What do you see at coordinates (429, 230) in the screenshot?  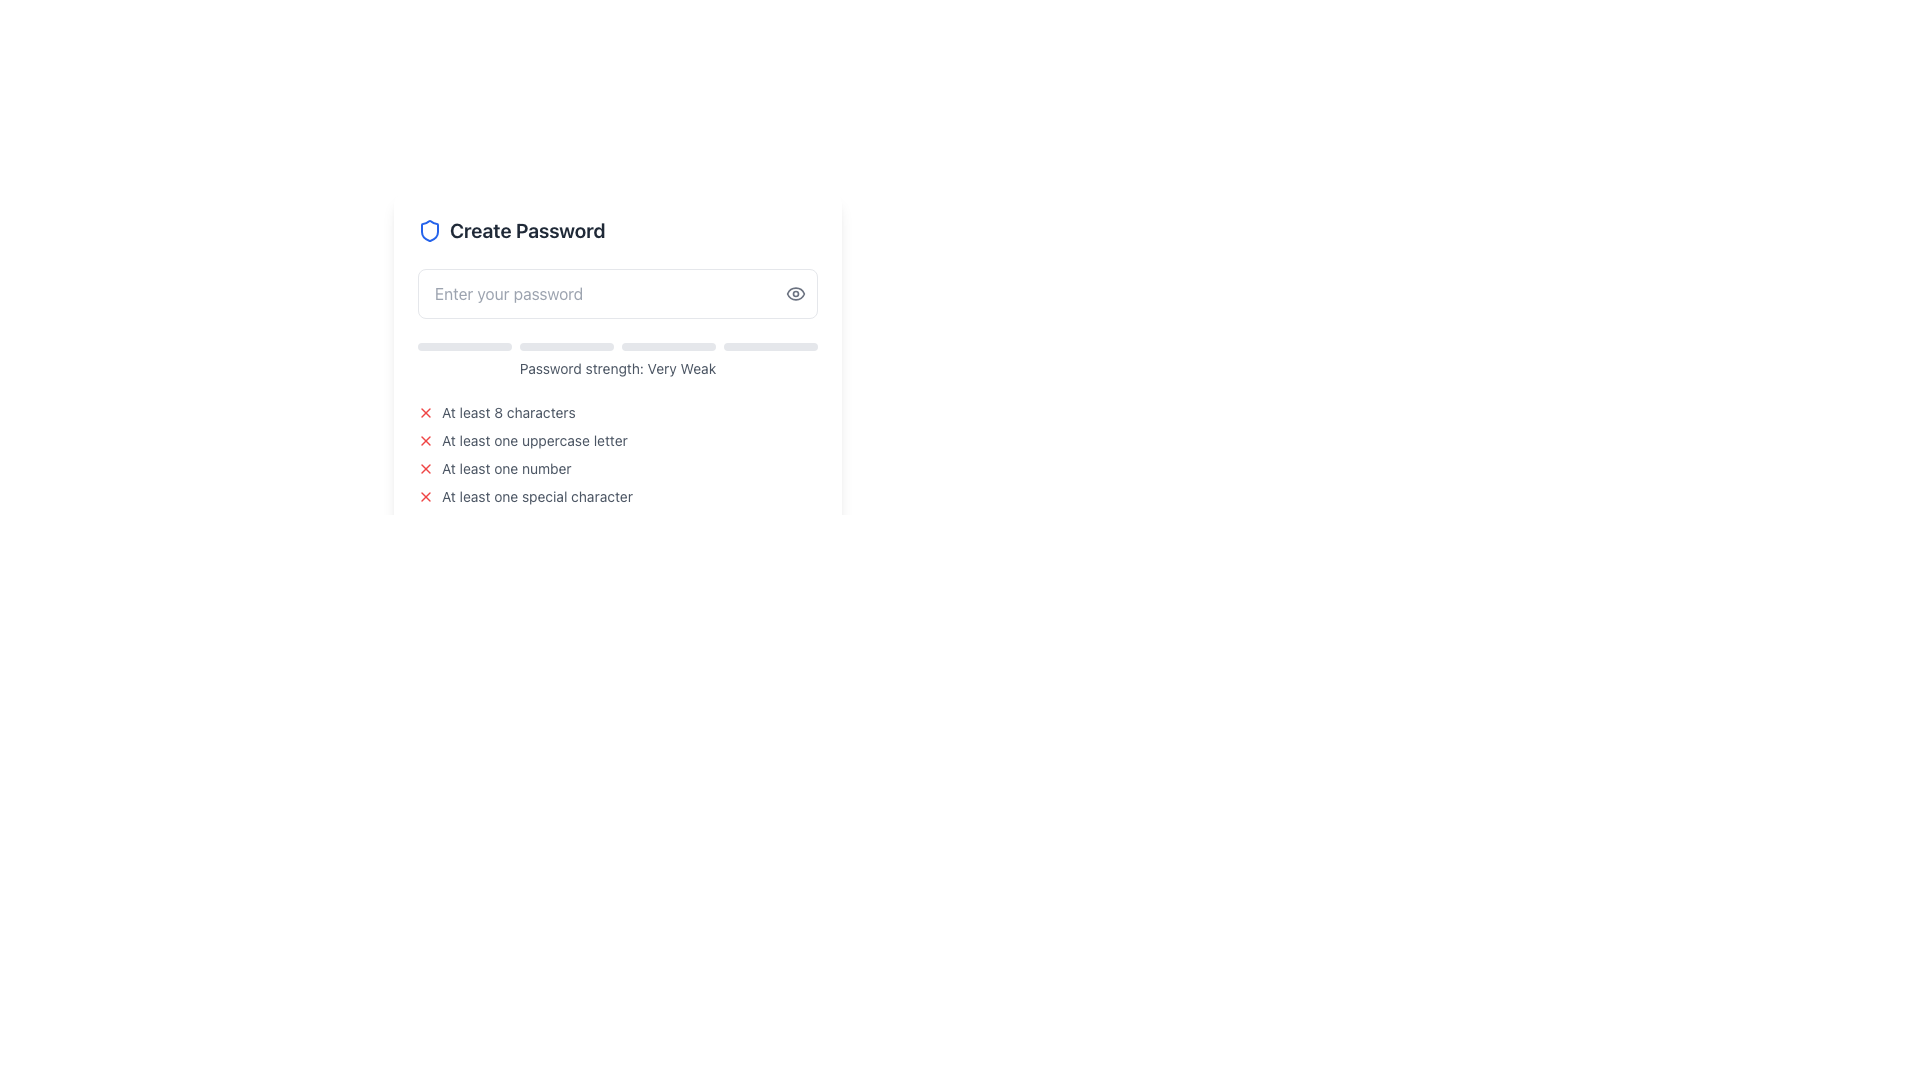 I see `the shield-shaped icon located at the top-left corner of the 'Create Password' section, which is depicted within an SVG element` at bounding box center [429, 230].